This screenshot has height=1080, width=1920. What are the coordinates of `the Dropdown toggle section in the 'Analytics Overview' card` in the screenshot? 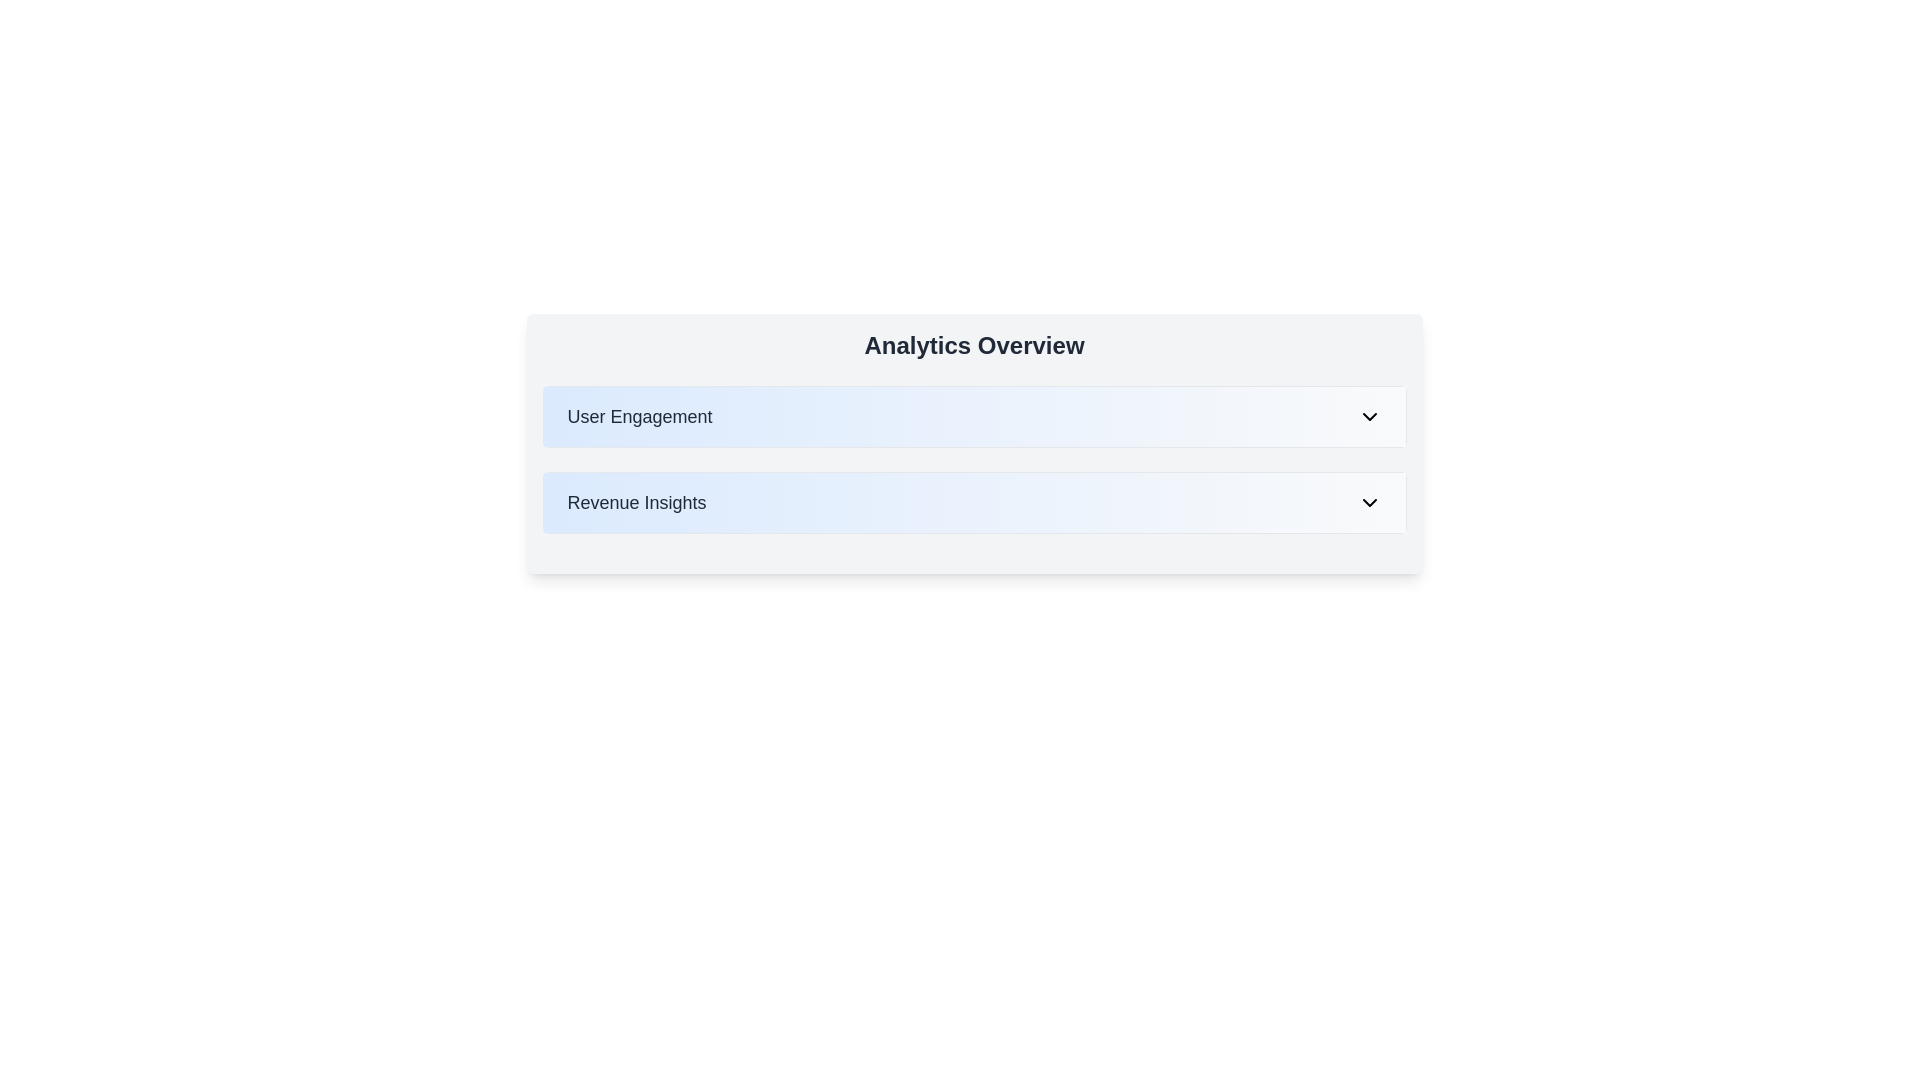 It's located at (974, 415).